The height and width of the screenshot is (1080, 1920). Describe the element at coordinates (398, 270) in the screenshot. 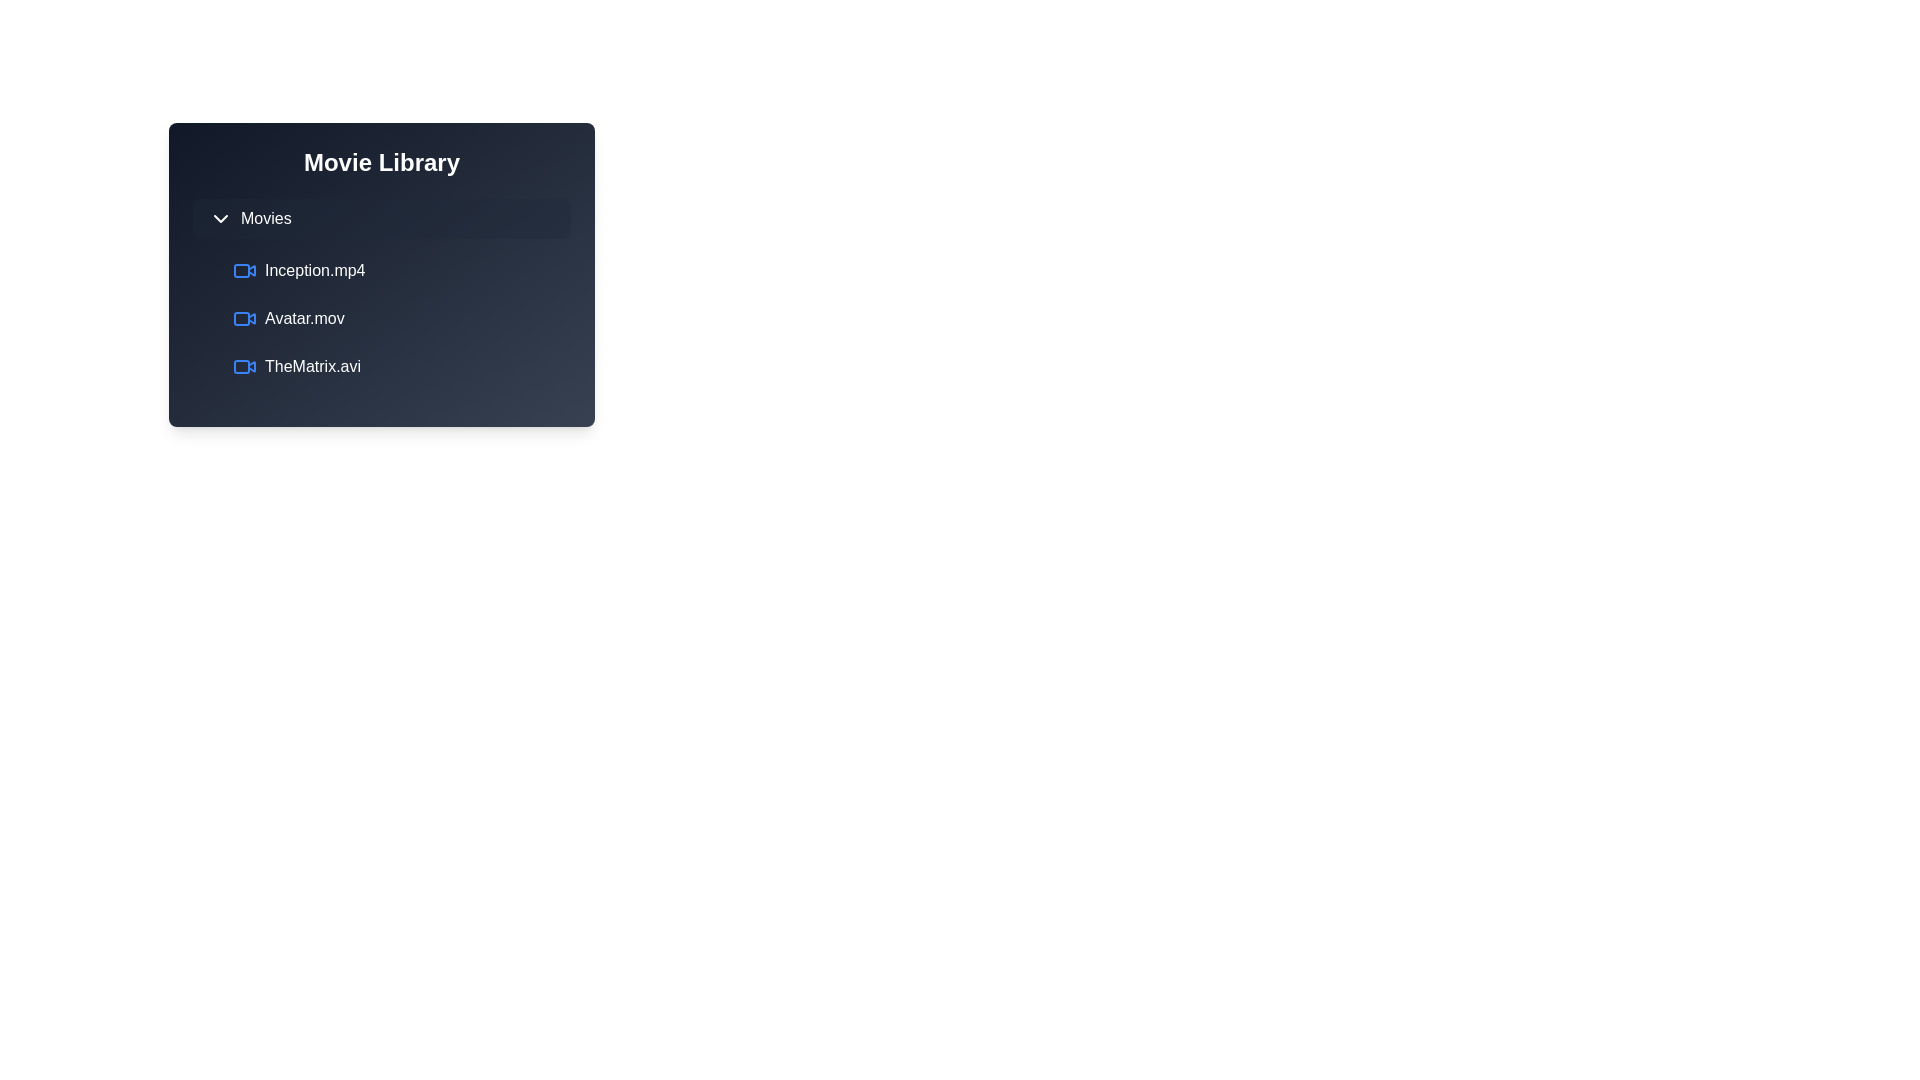

I see `the movie item Inception.mp4 from the list` at that location.